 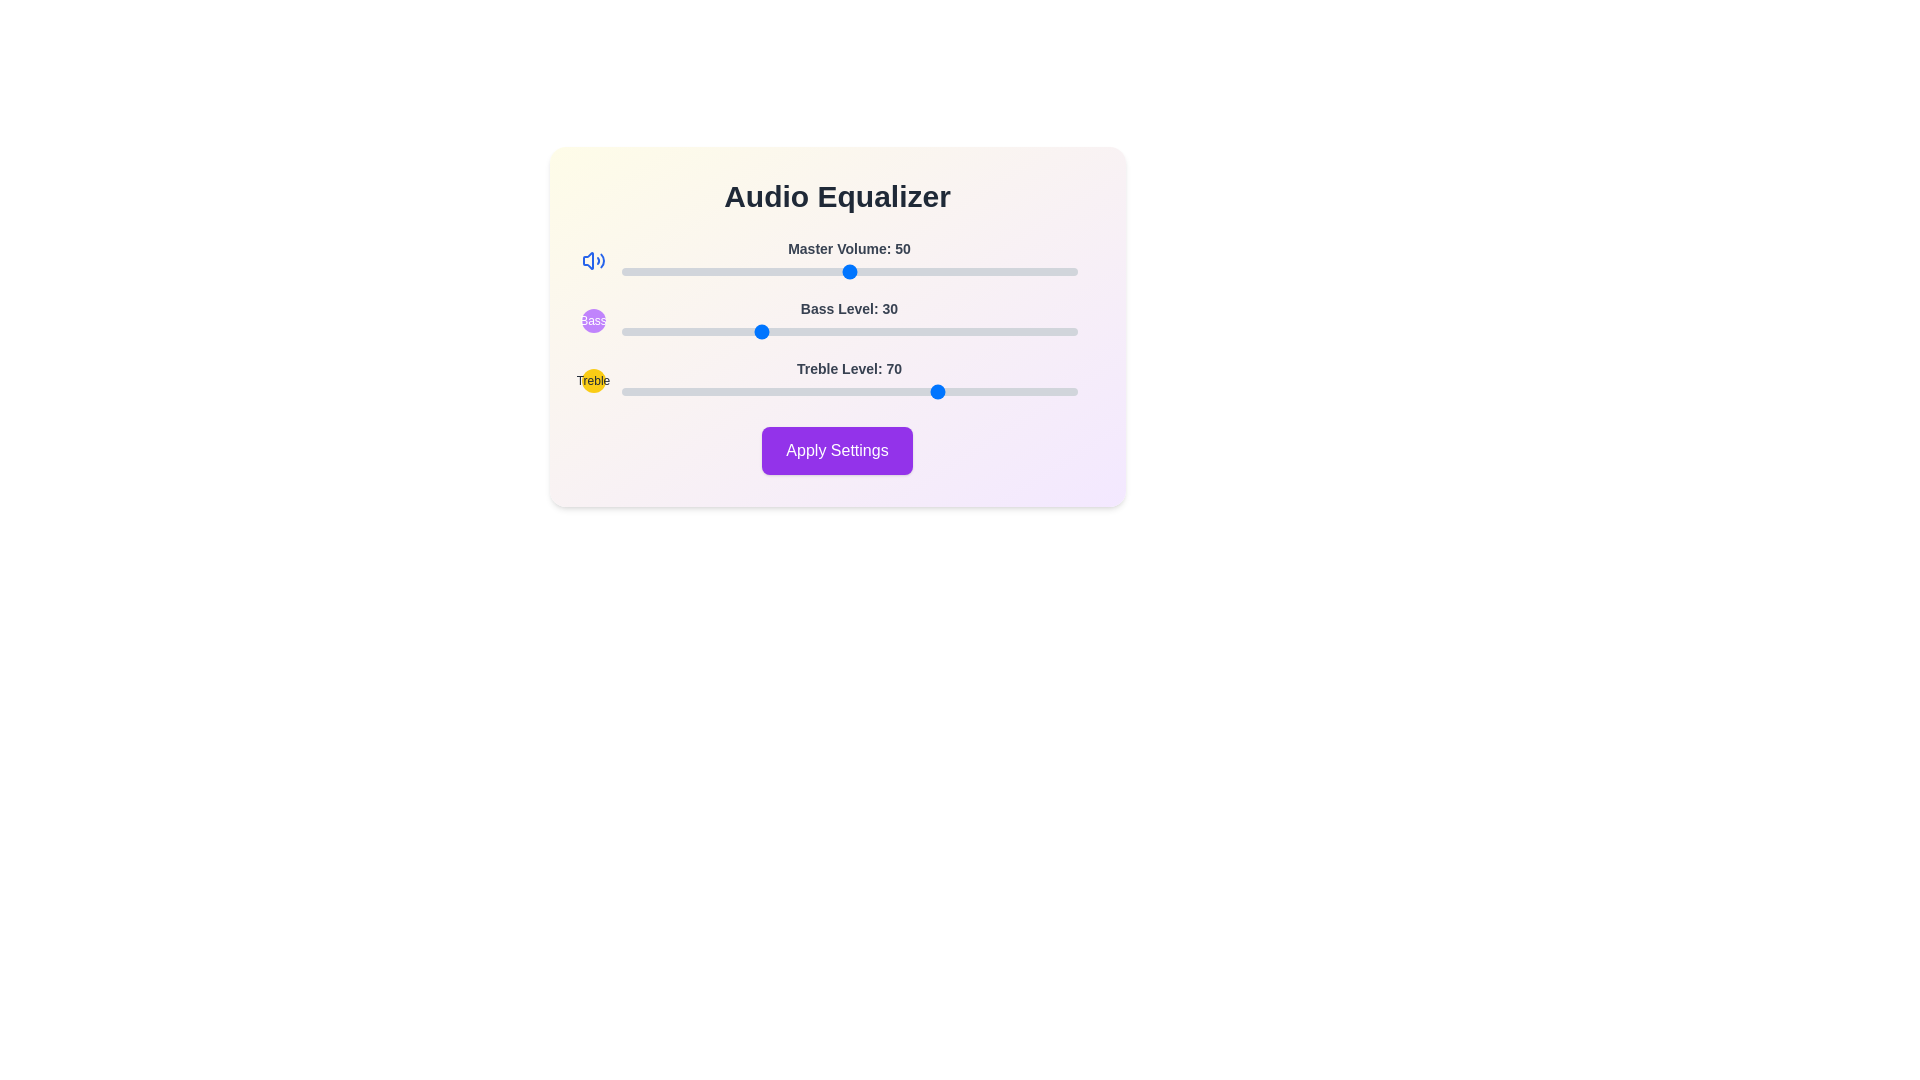 I want to click on bass level, so click(x=876, y=330).